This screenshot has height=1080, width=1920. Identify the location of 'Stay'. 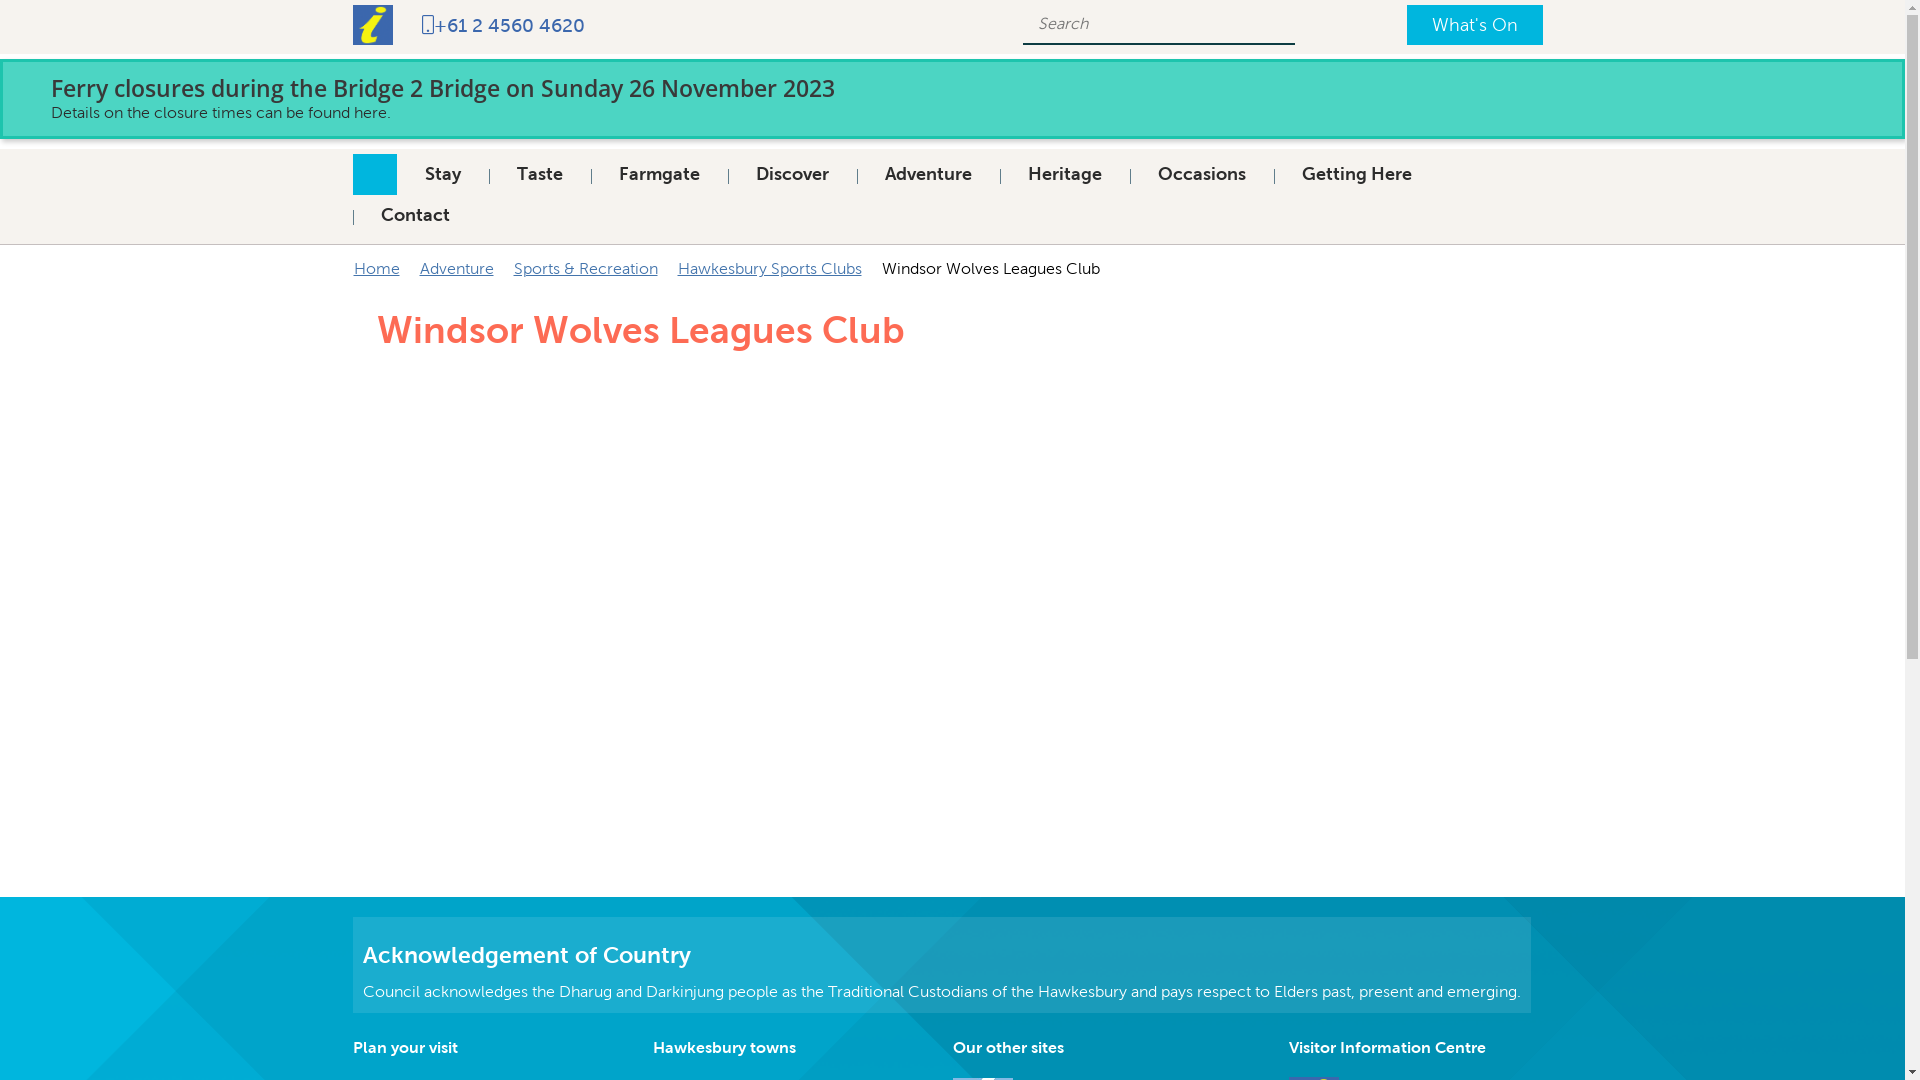
(440, 173).